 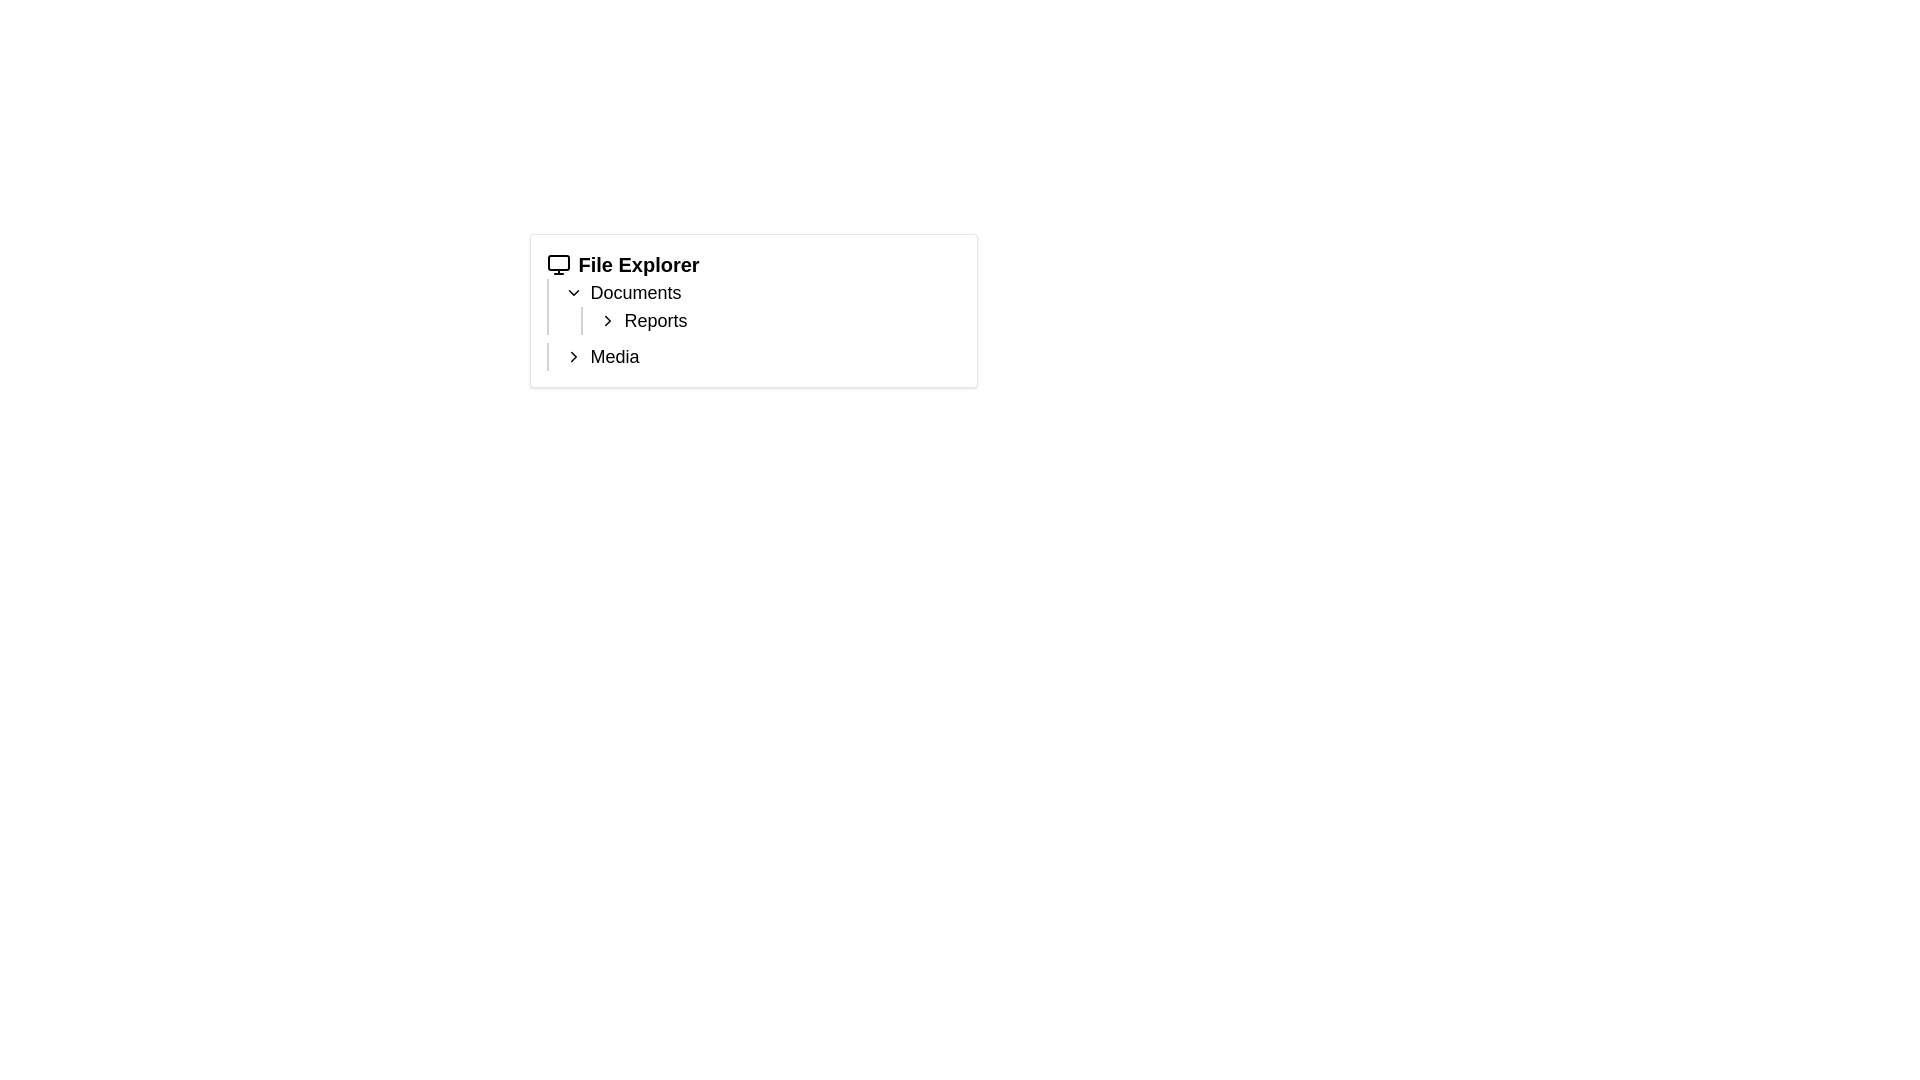 What do you see at coordinates (752, 311) in the screenshot?
I see `the 'Reports' section in the file explorer navigation pane` at bounding box center [752, 311].